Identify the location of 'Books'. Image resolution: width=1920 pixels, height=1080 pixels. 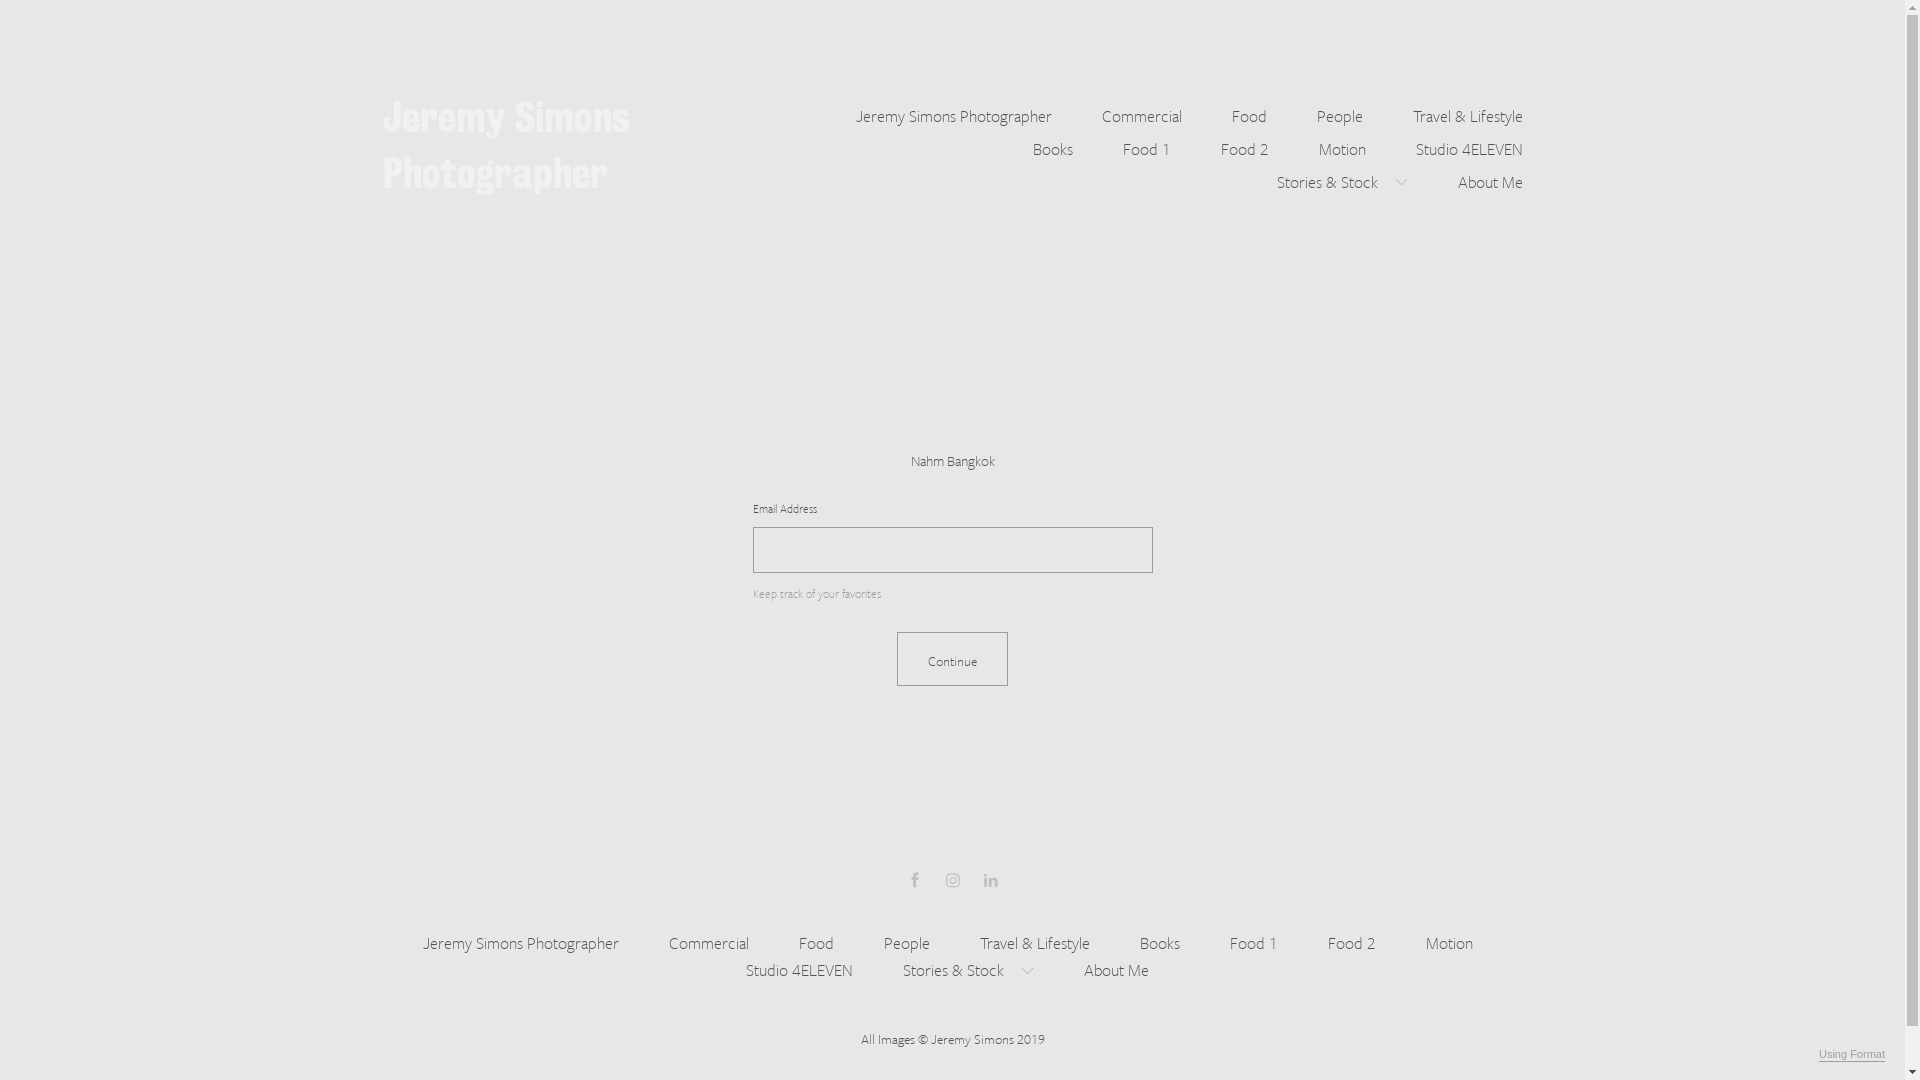
(1050, 144).